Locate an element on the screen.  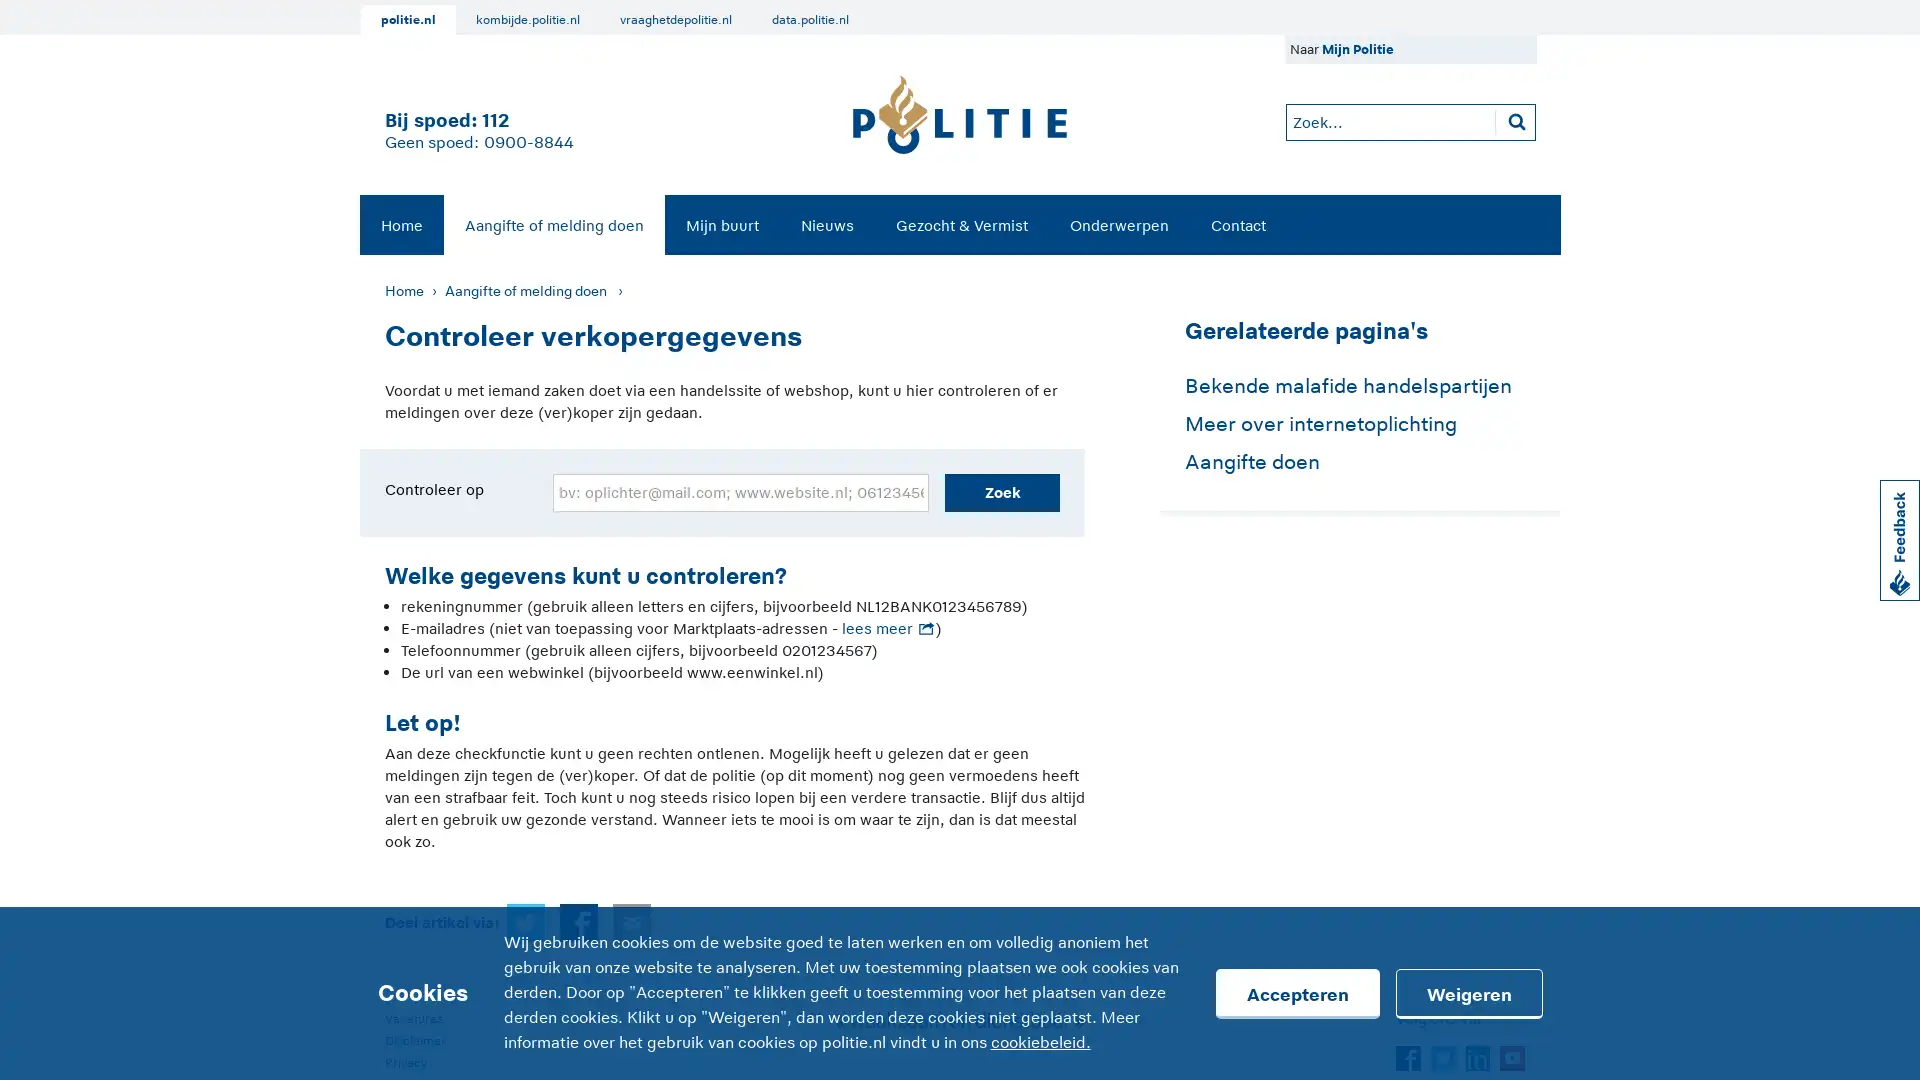
Zoek is located at coordinates (1002, 492).